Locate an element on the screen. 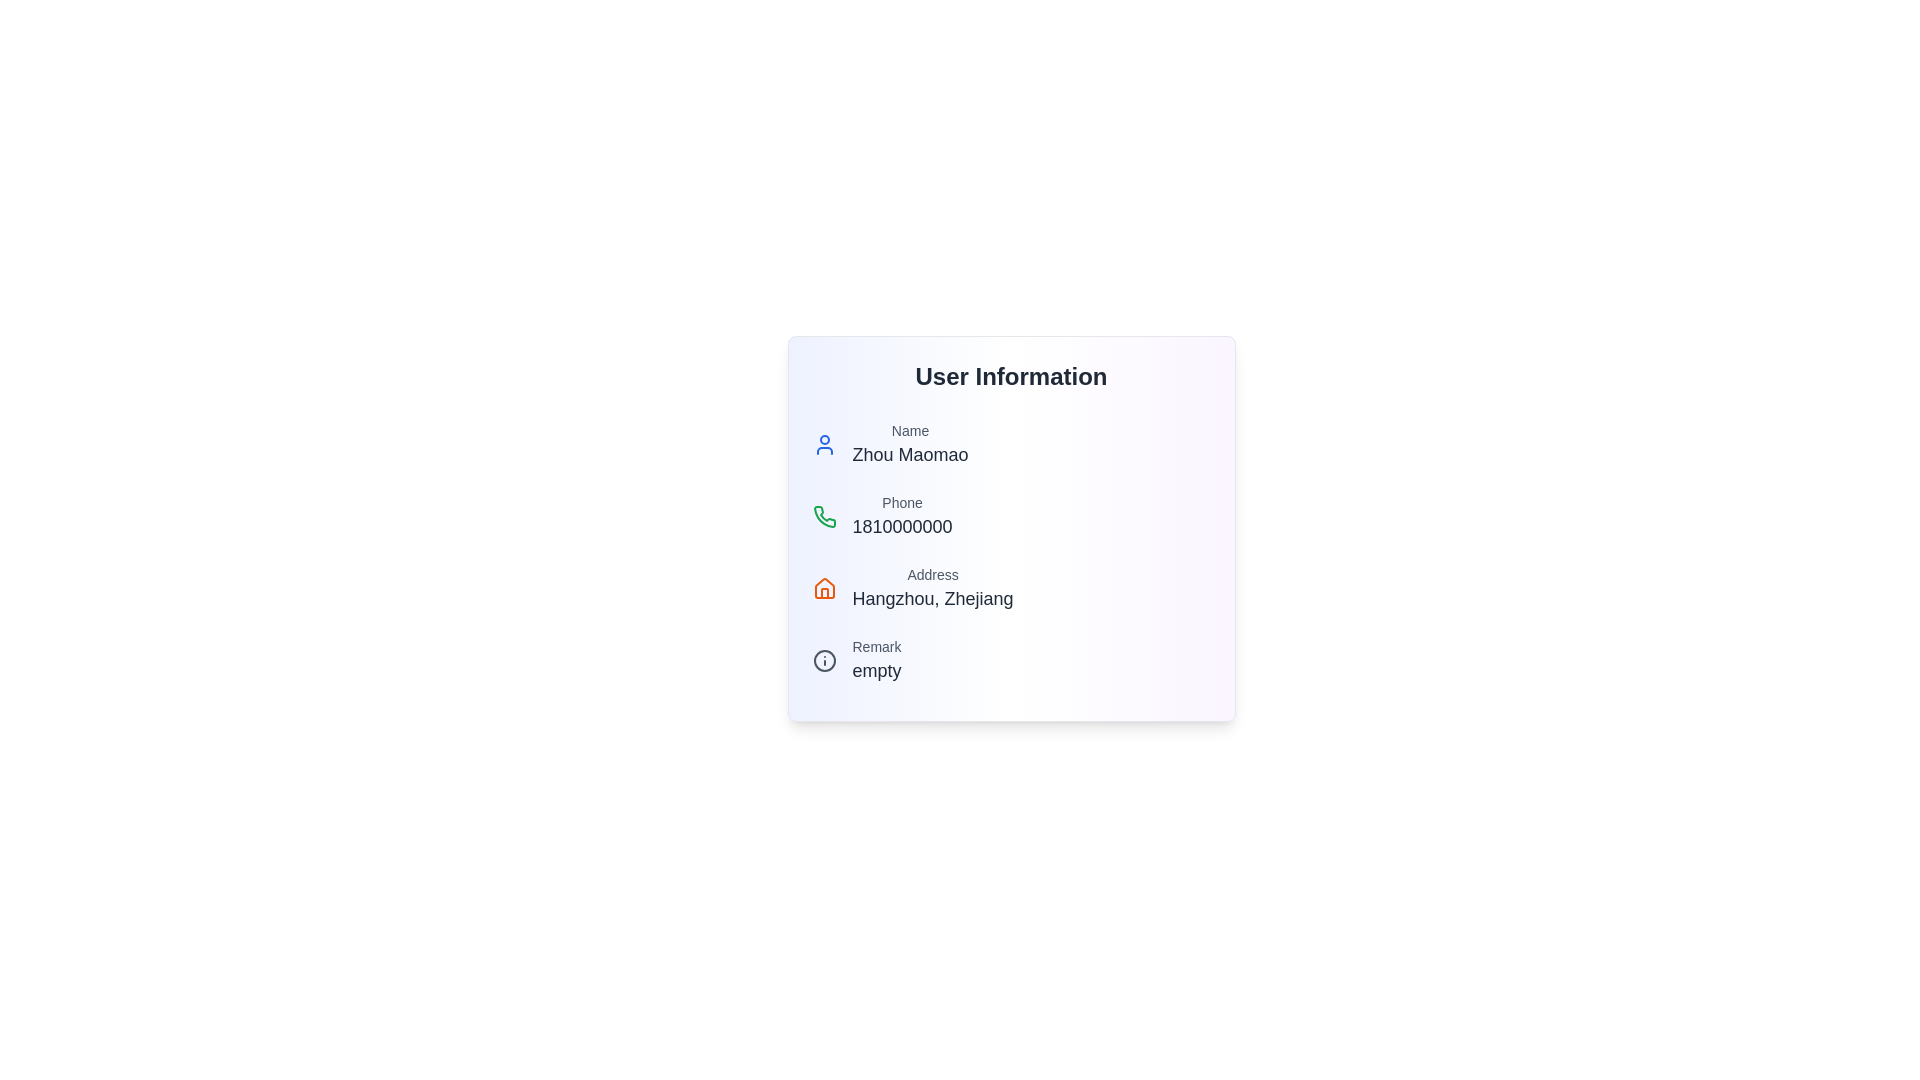 The height and width of the screenshot is (1080, 1920). the 'Remark' text label, which is styled in gray with medium weight font and located in the 'User Information' section, positioned above the 'empty' text is located at coordinates (877, 647).